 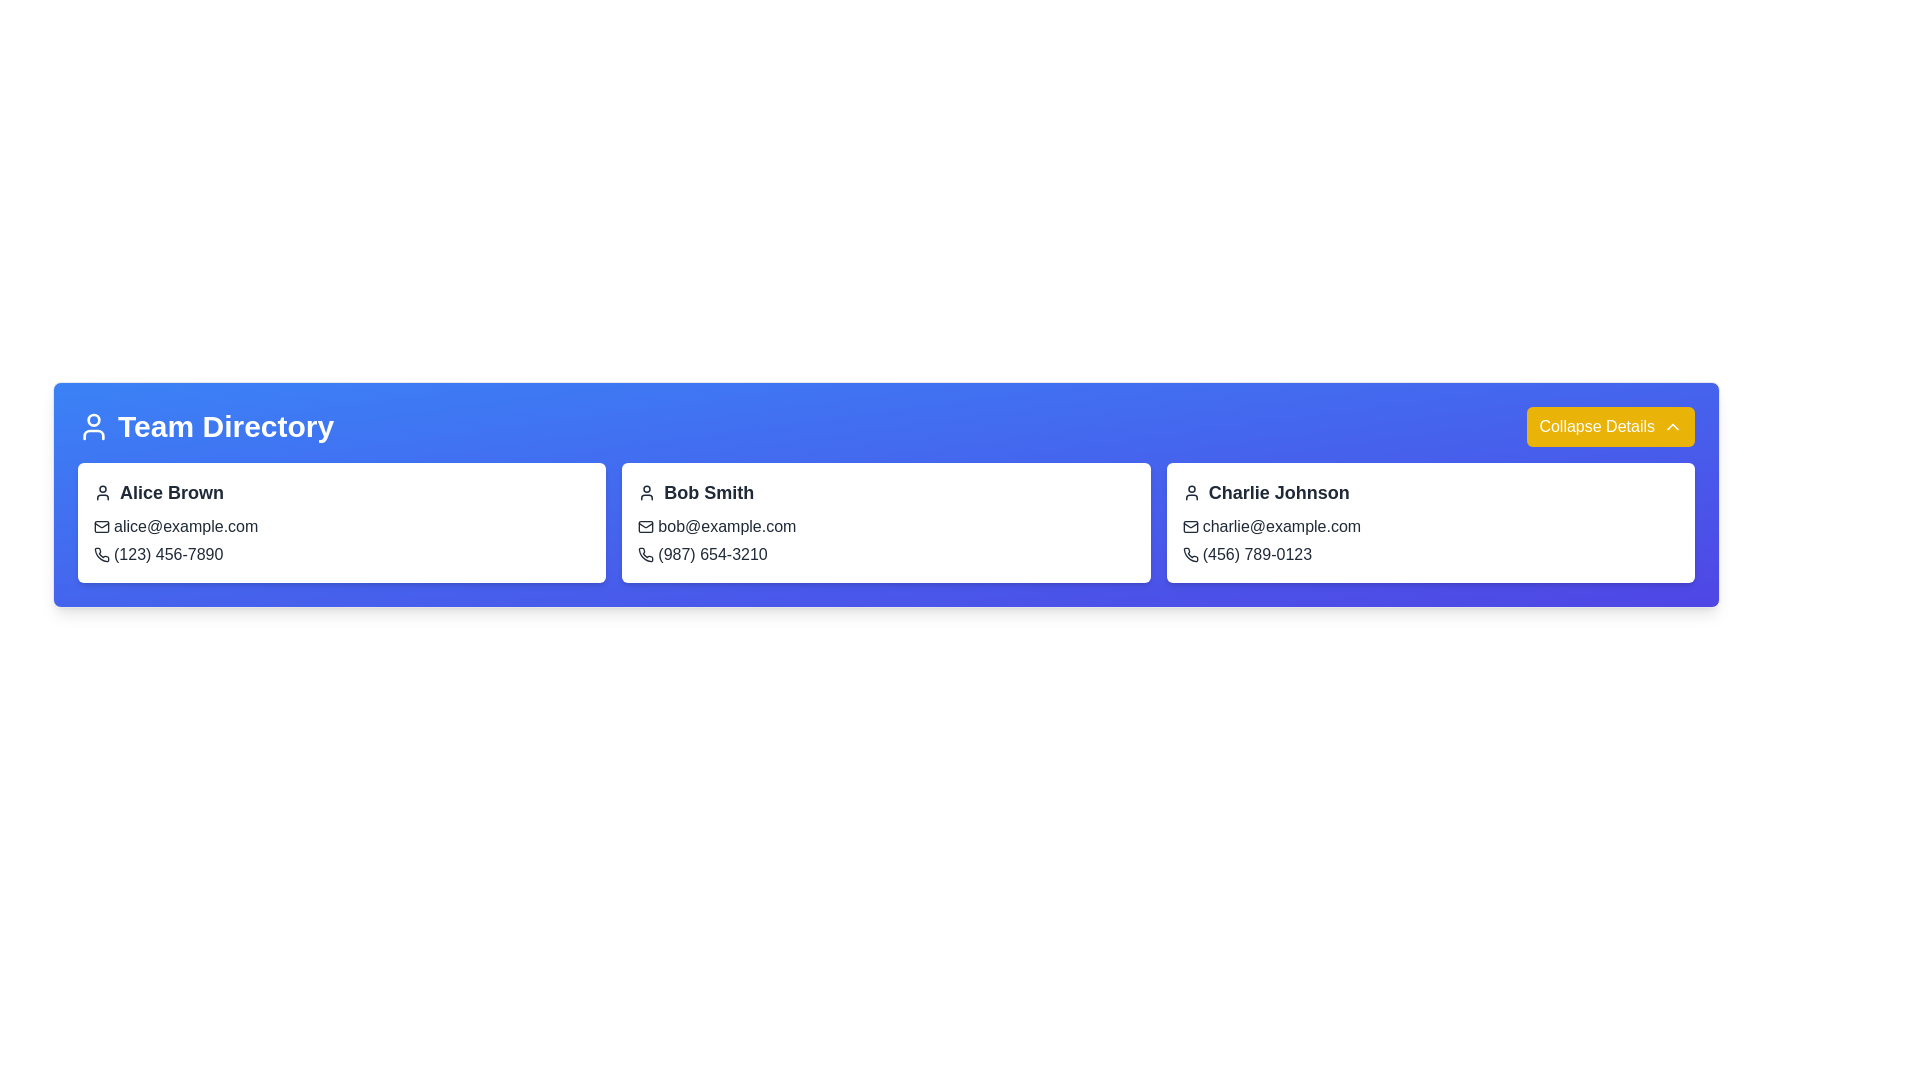 I want to click on the user profile icon, so click(x=93, y=426).